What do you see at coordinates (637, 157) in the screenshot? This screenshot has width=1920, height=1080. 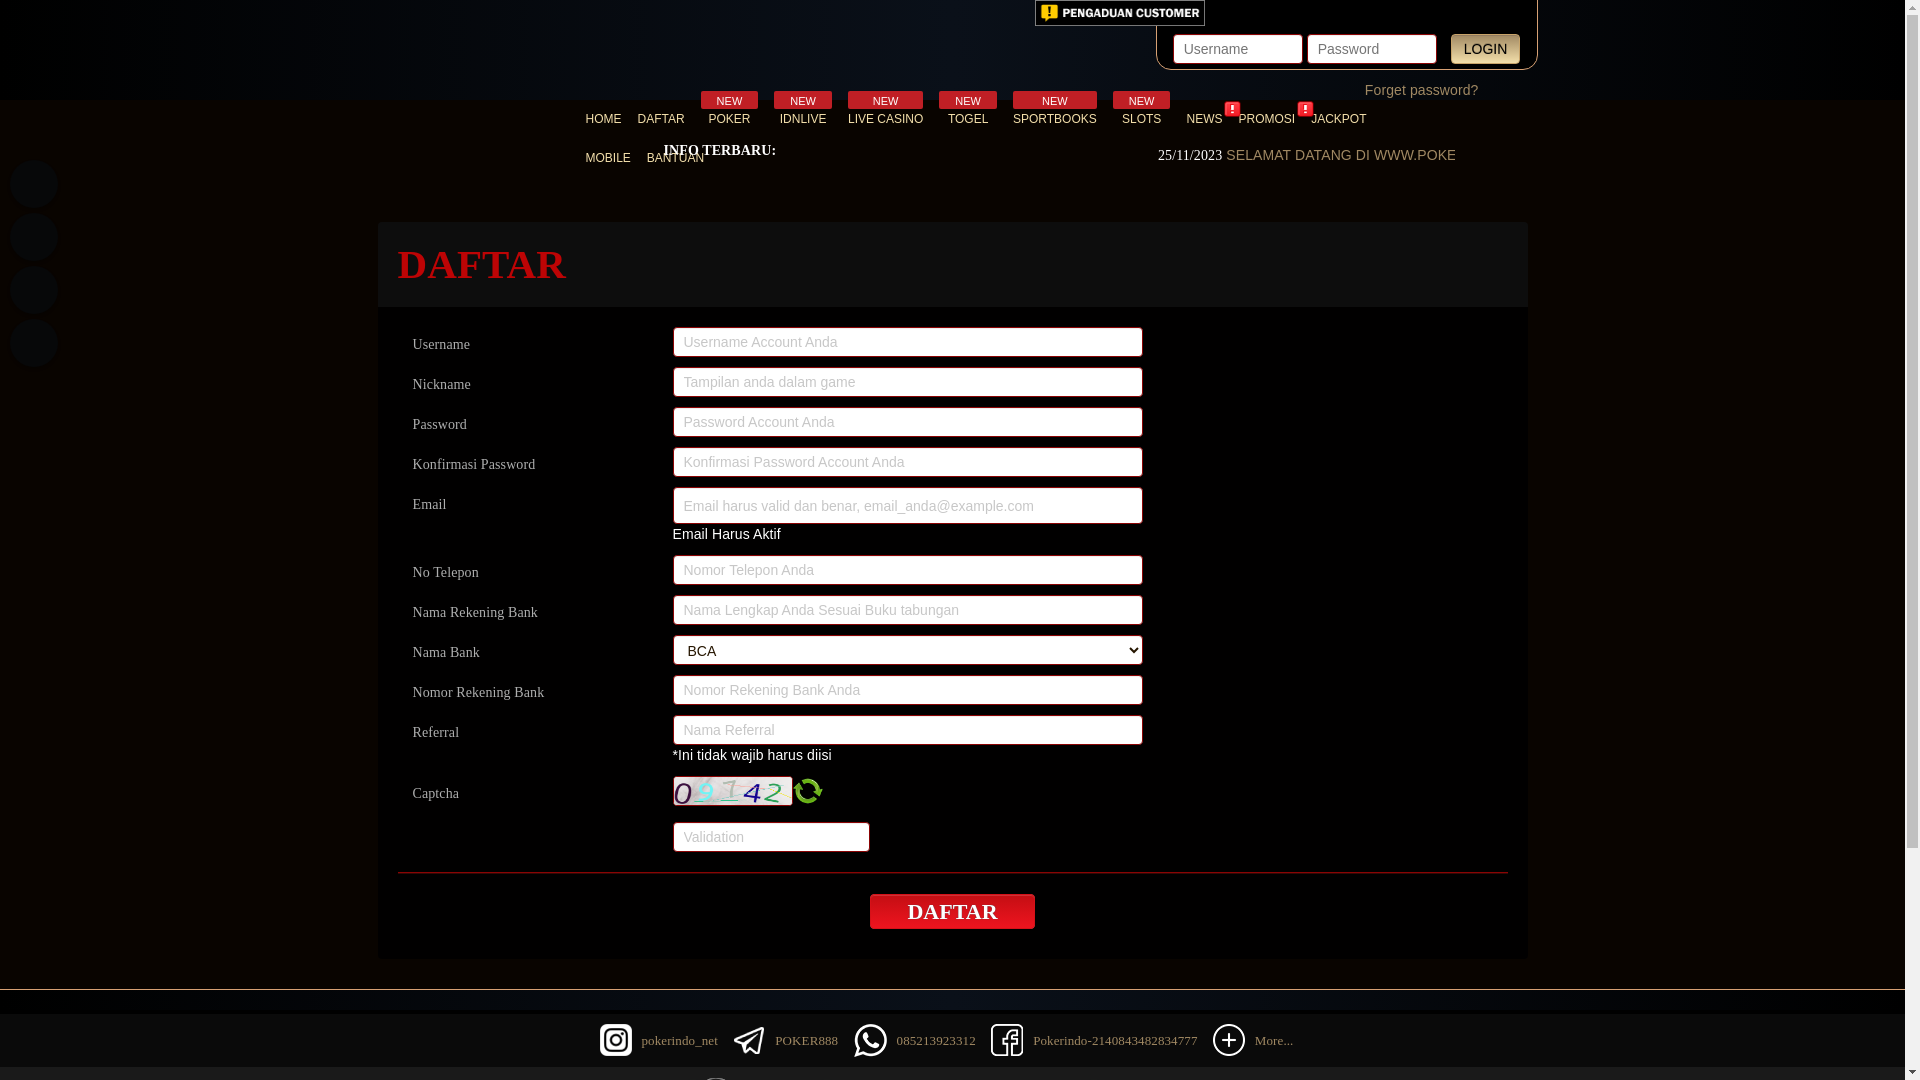 I see `'BANTUAN'` at bounding box center [637, 157].